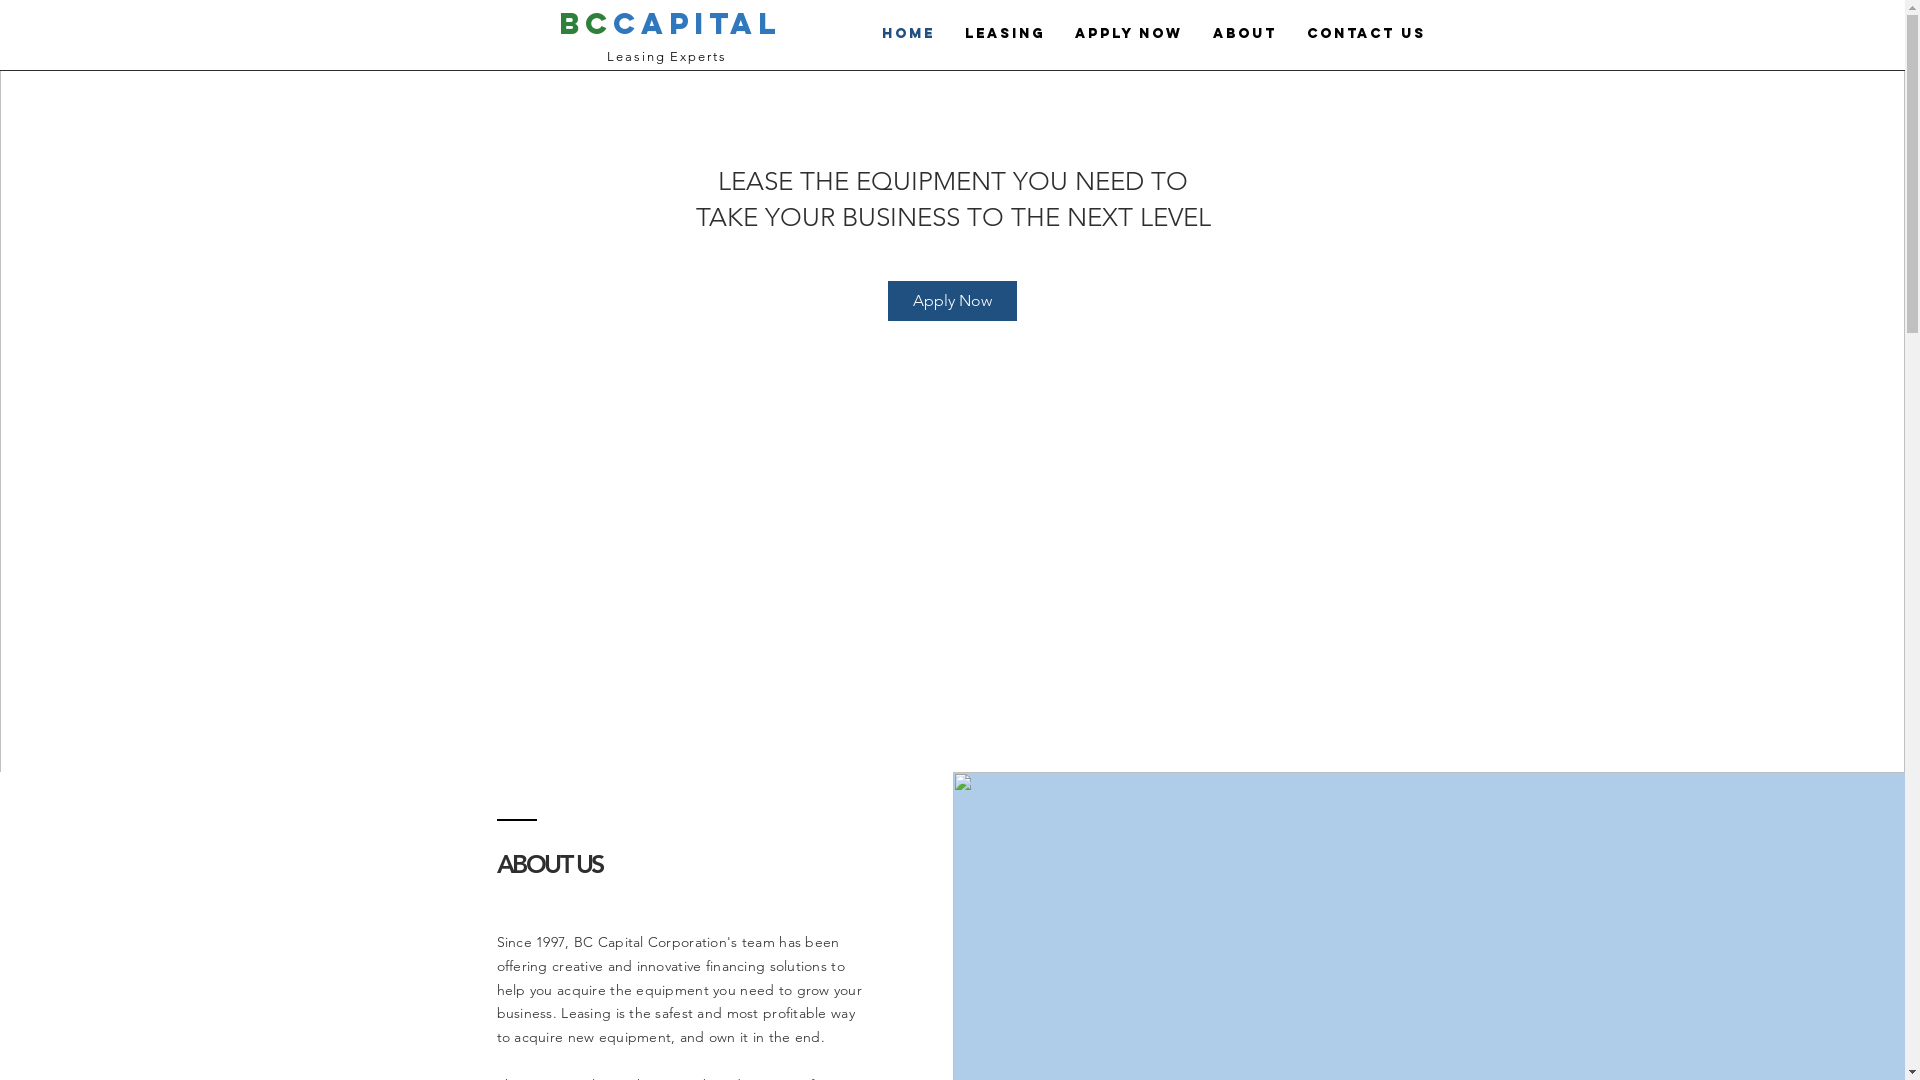 This screenshot has width=1920, height=1080. Describe the element at coordinates (1059, 34) in the screenshot. I see `'Apply Now'` at that location.